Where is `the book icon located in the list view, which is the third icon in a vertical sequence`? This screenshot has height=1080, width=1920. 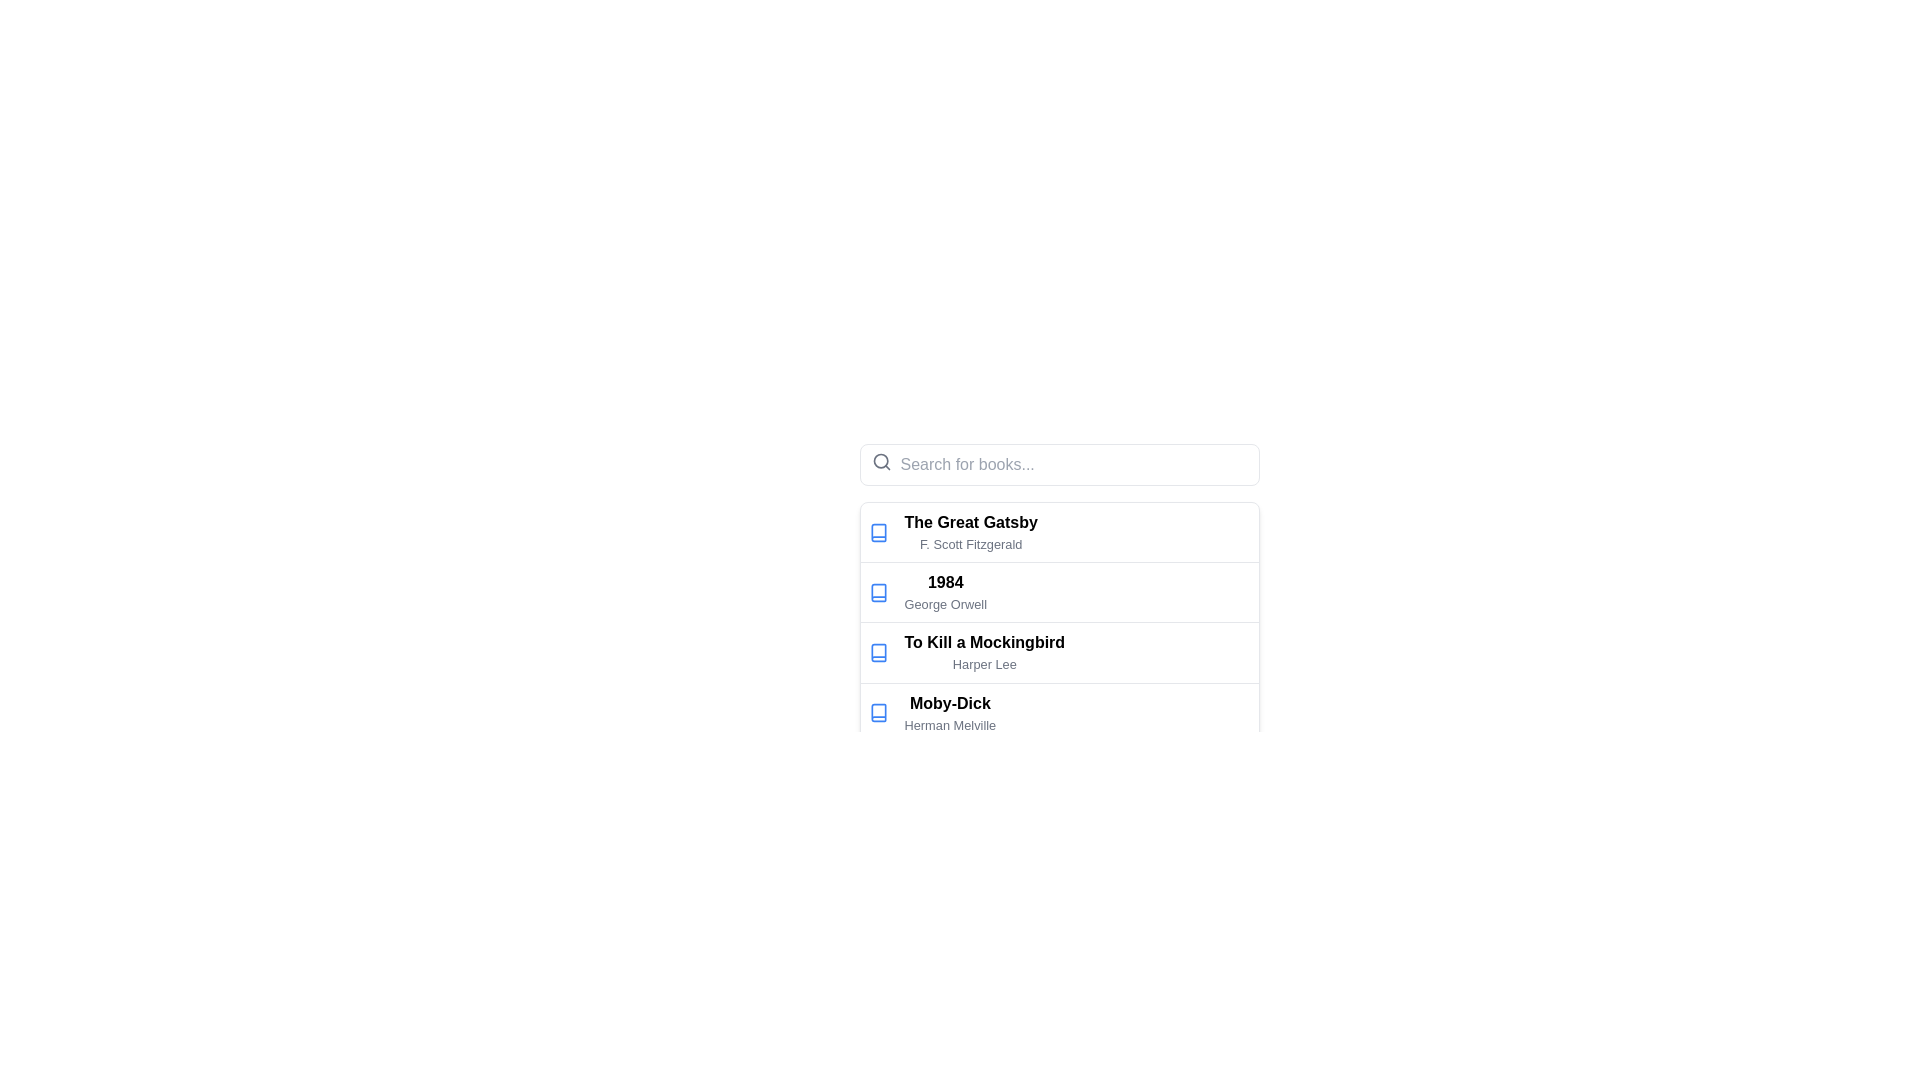
the book icon located in the list view, which is the third icon in a vertical sequence is located at coordinates (878, 652).